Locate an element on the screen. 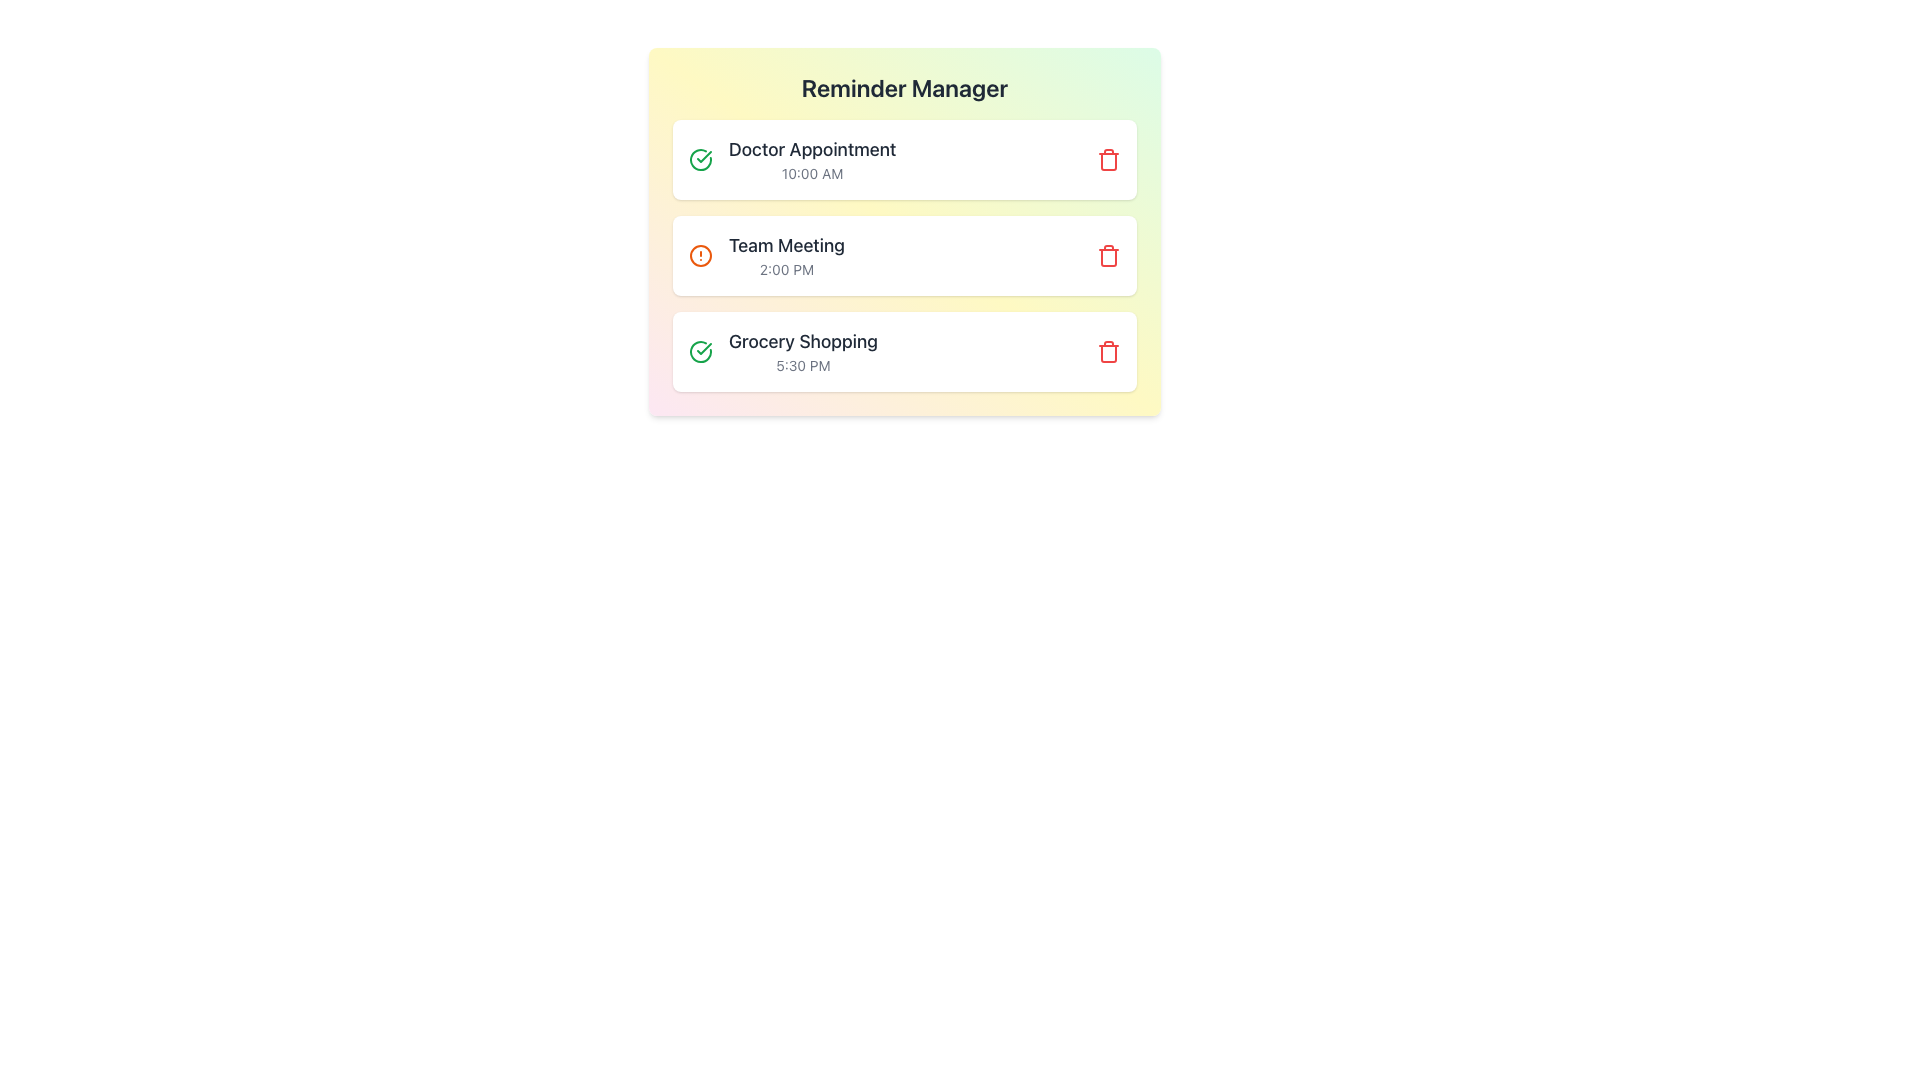  the interactive marker button located in the leftmost position of the line displaying 'Grocery Shopping' and '5:30 PM' is located at coordinates (700, 350).